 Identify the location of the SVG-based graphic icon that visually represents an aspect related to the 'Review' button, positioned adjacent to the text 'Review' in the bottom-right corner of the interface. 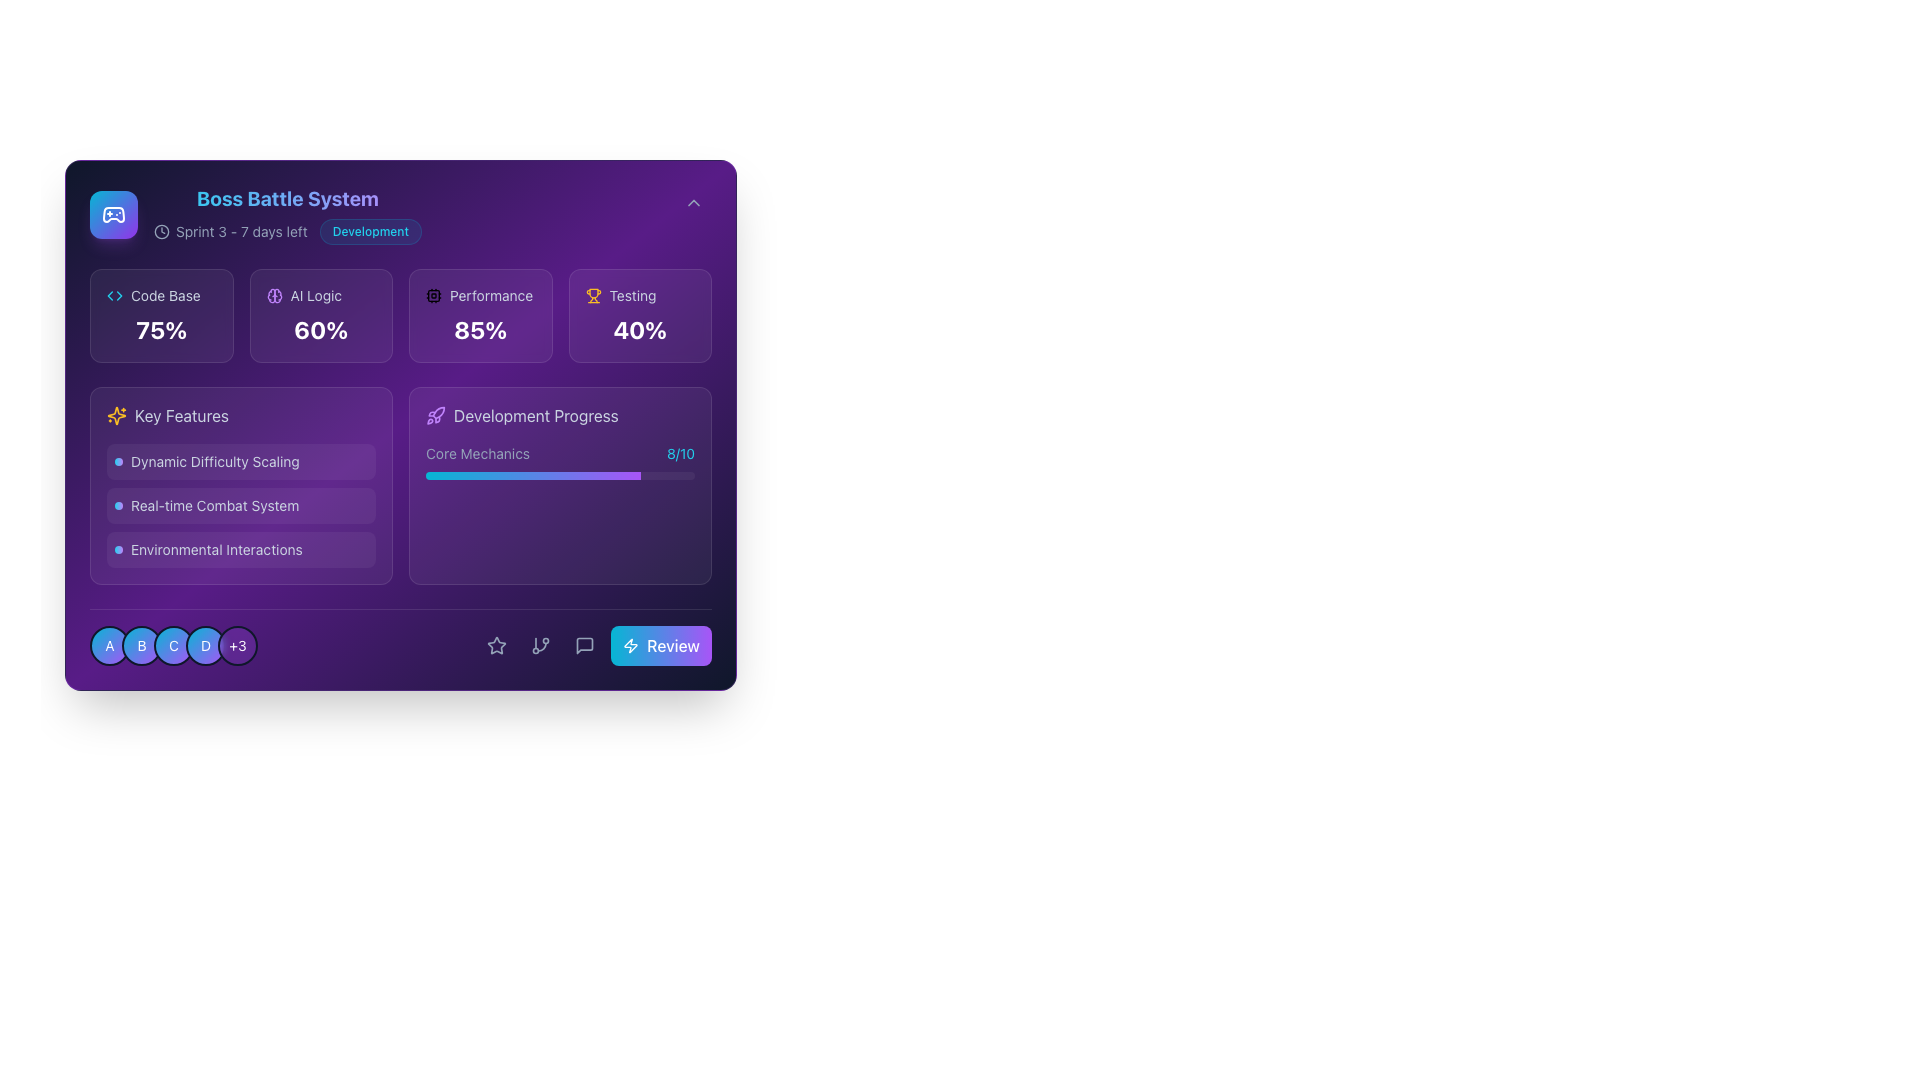
(630, 645).